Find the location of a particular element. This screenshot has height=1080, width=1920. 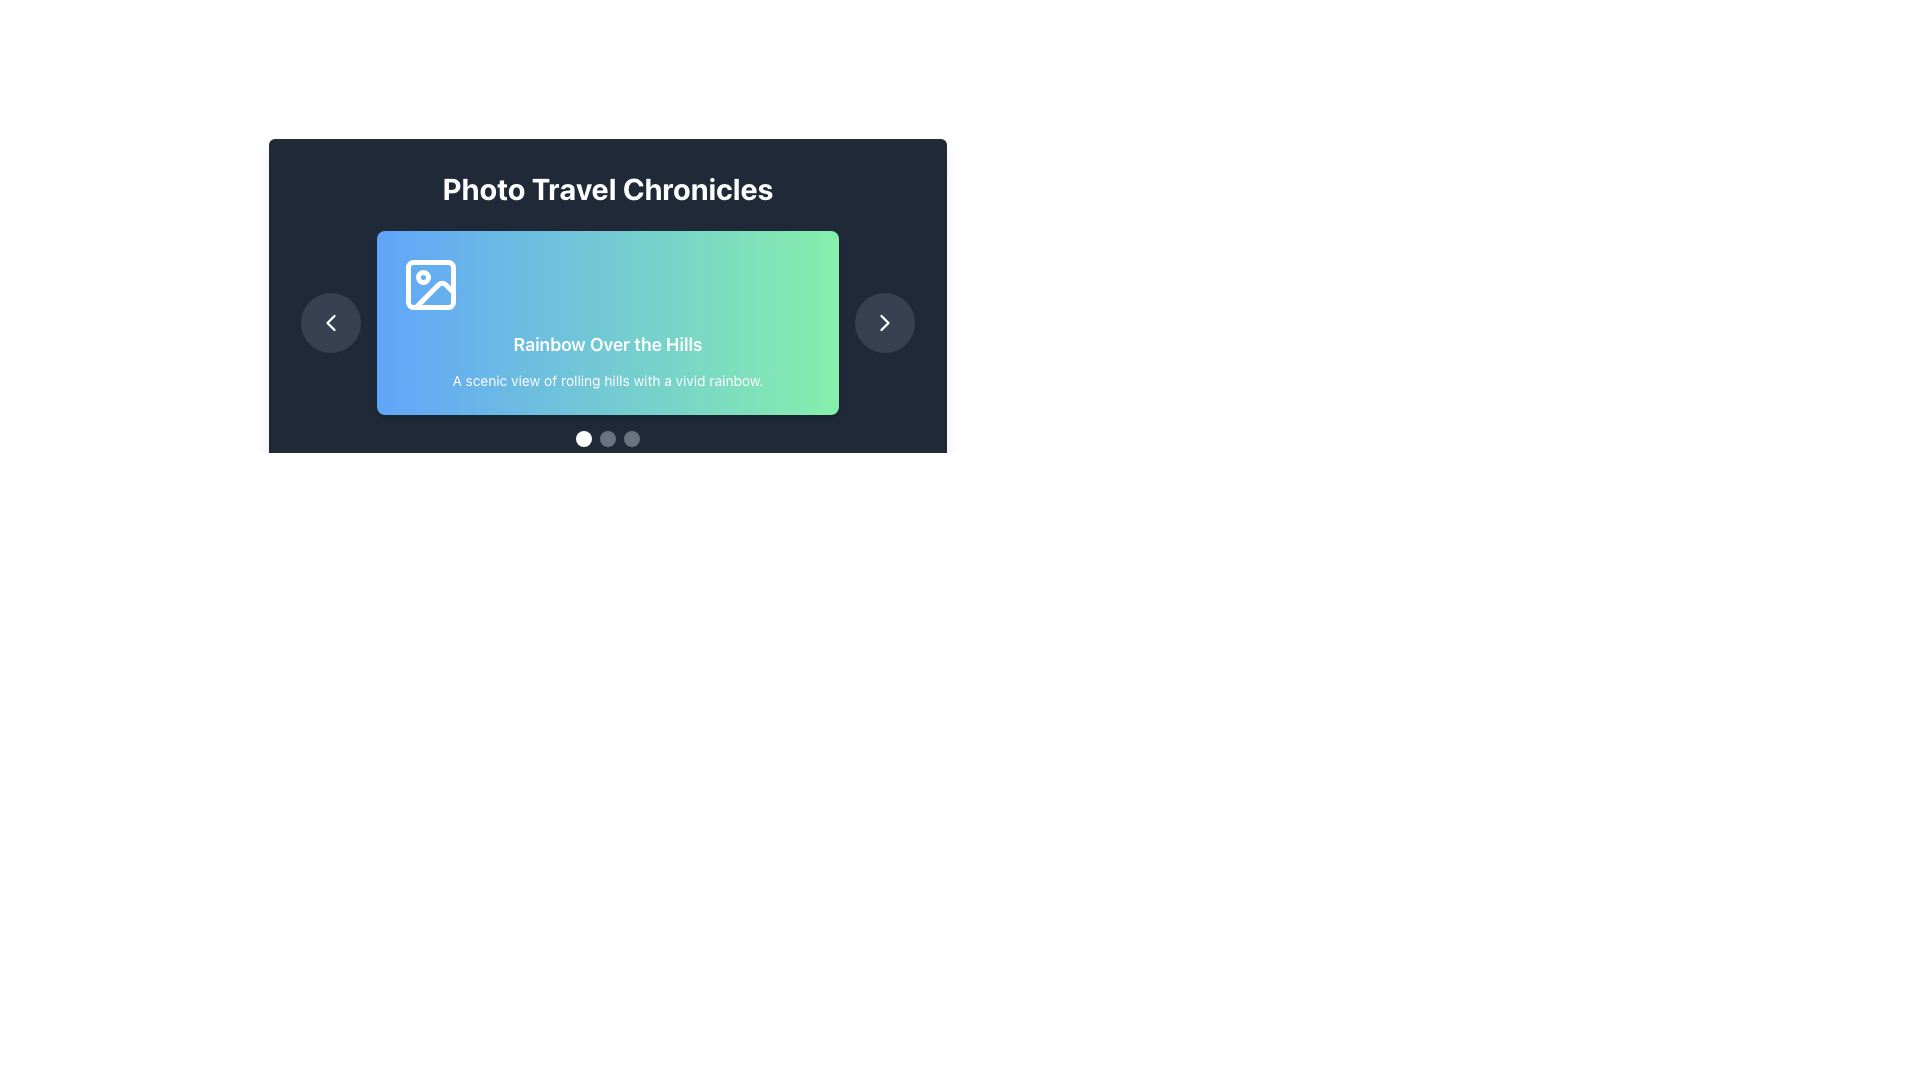

the last circular navigation indicator at the bottom center of the panel to jump to the corresponding slide is located at coordinates (631, 438).